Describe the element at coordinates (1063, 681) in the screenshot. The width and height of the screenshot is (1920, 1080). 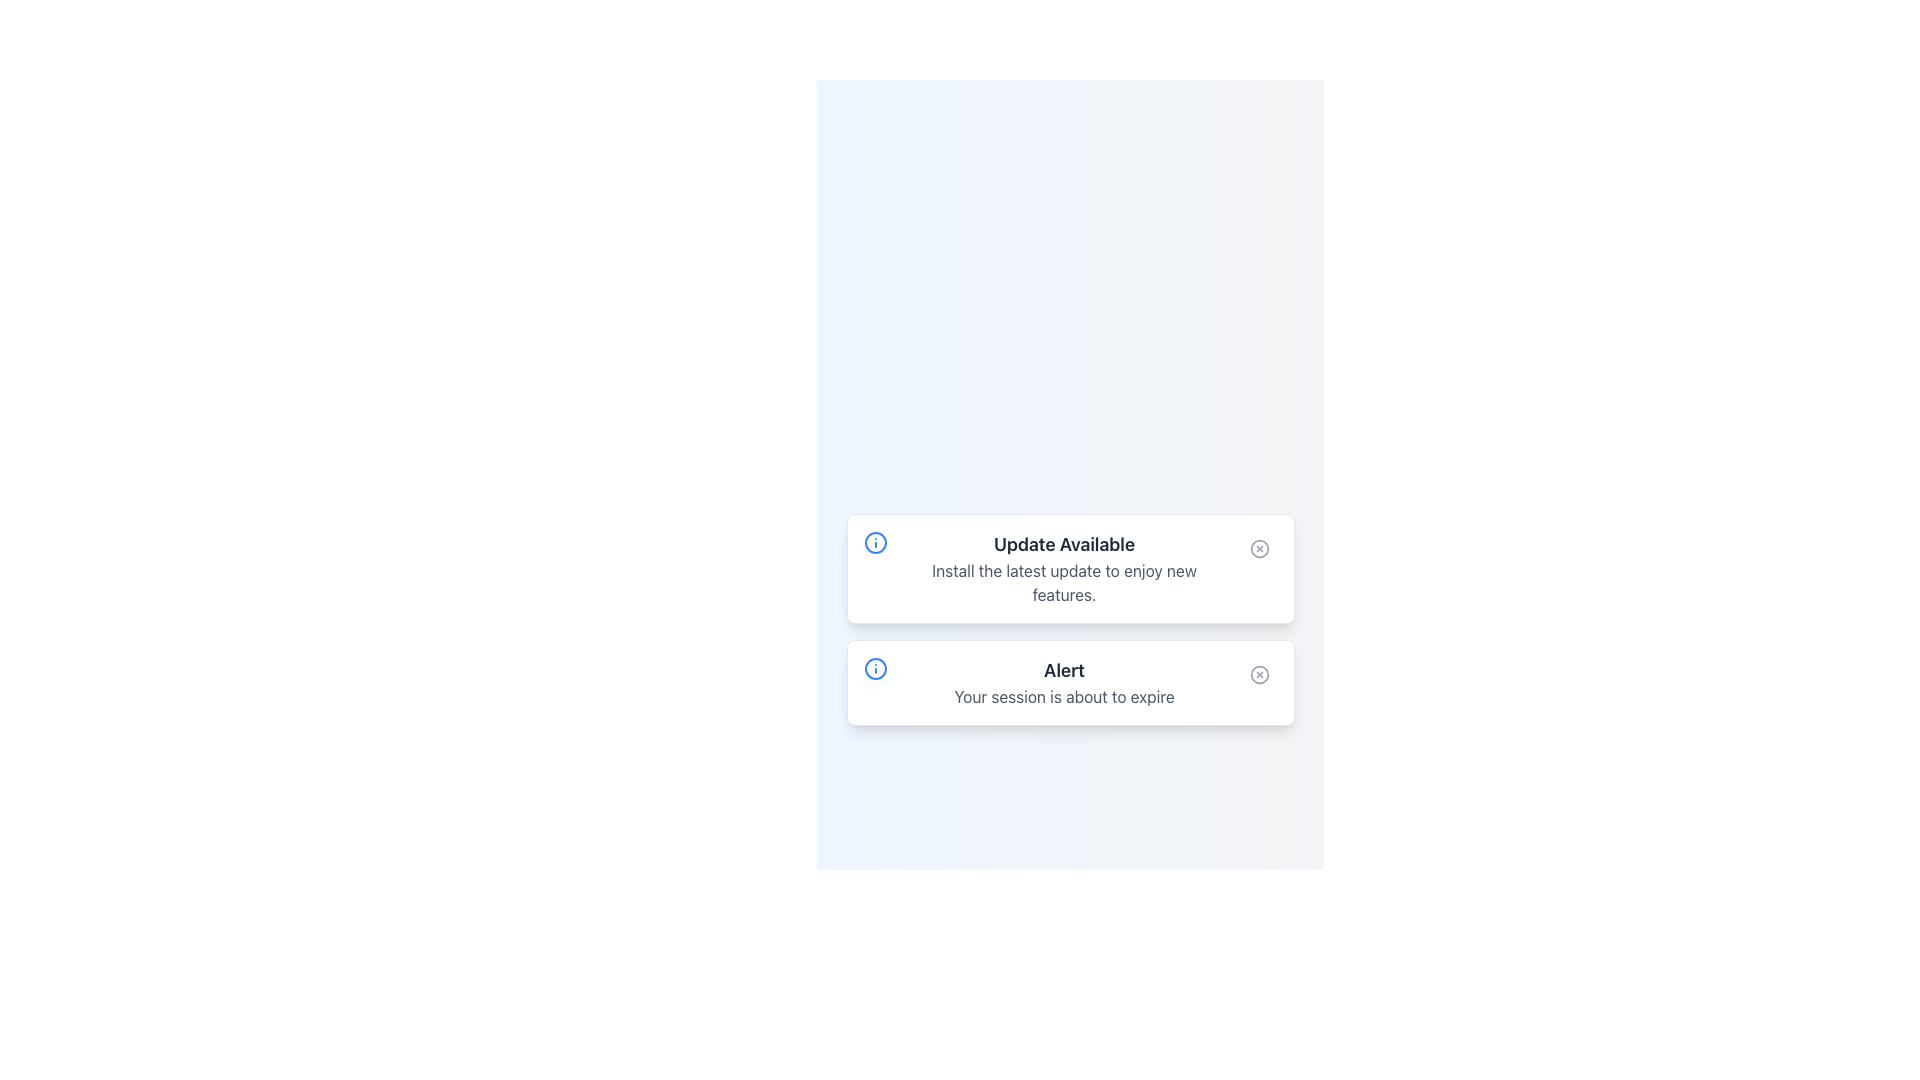
I see `the text-based informational component warning about session expiration located in the second card from the top` at that location.